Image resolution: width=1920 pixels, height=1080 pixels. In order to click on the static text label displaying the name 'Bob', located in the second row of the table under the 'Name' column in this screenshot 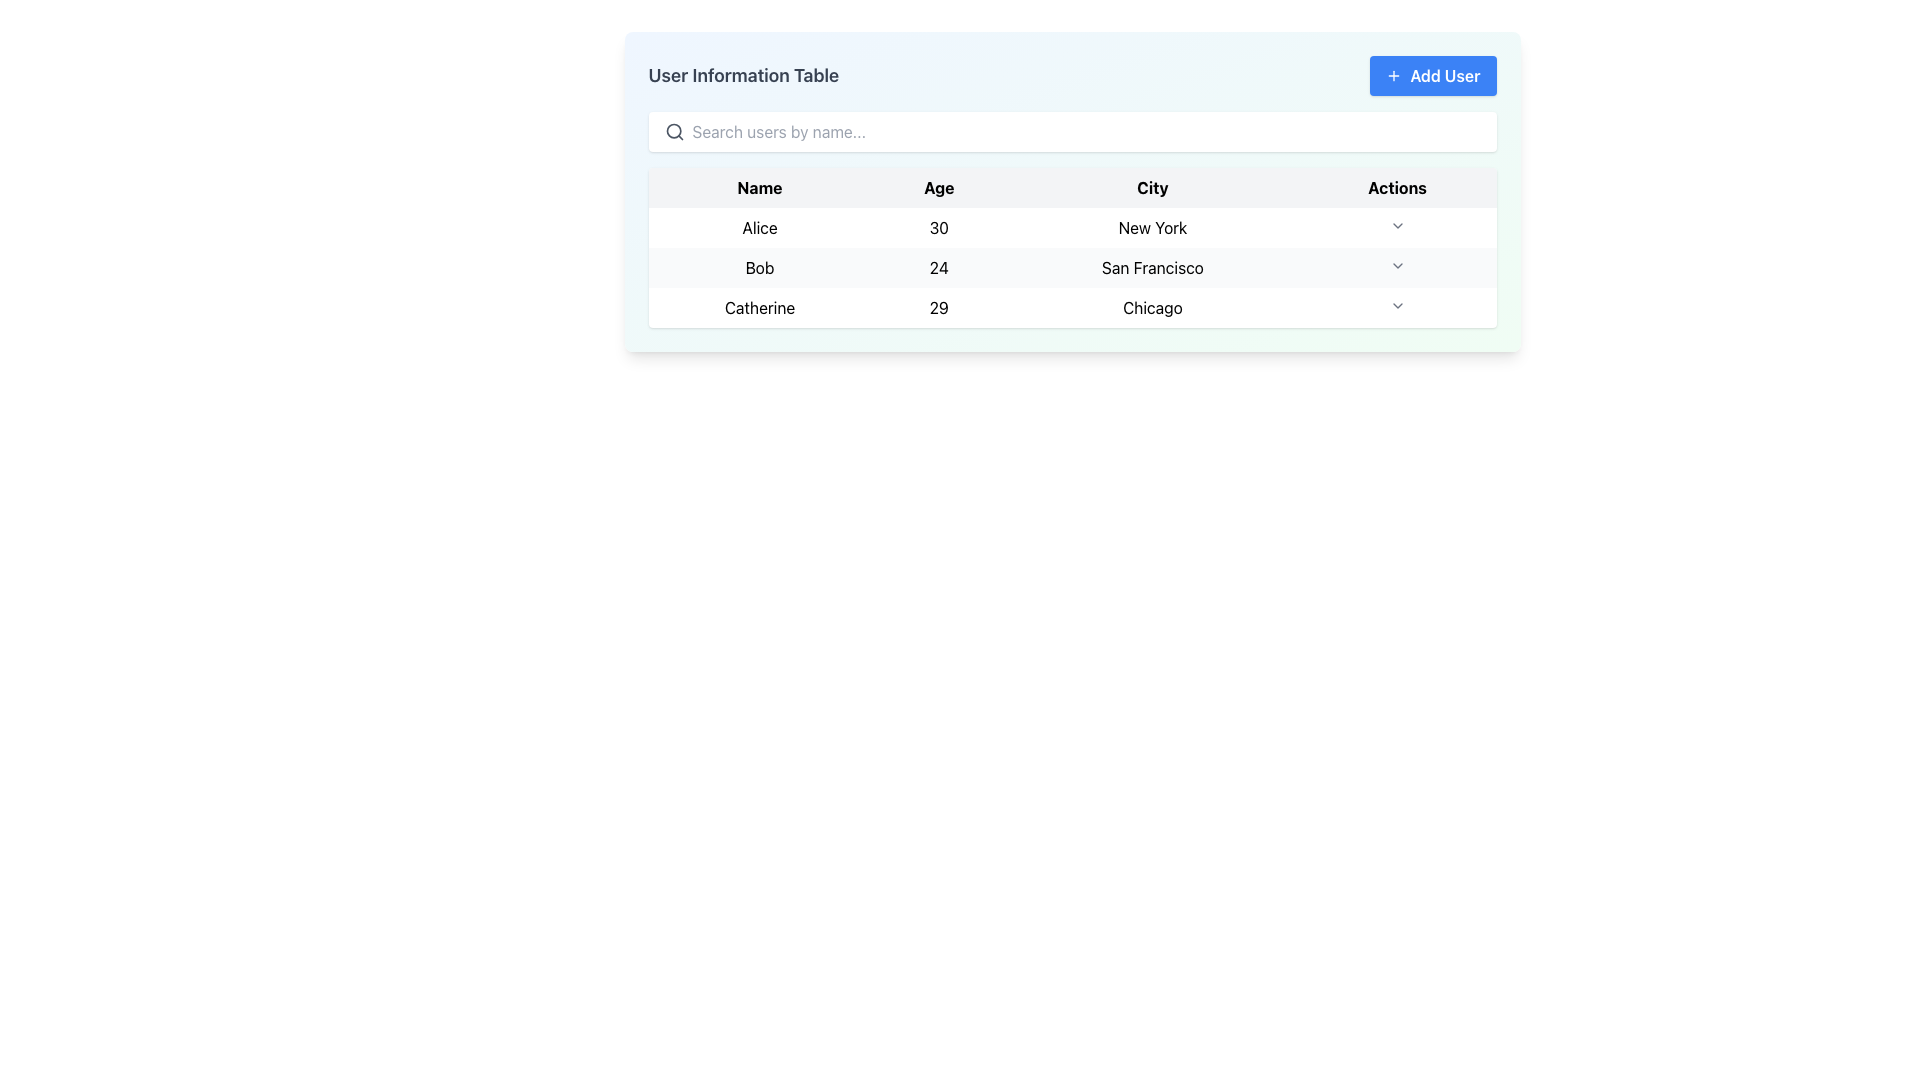, I will do `click(758, 266)`.